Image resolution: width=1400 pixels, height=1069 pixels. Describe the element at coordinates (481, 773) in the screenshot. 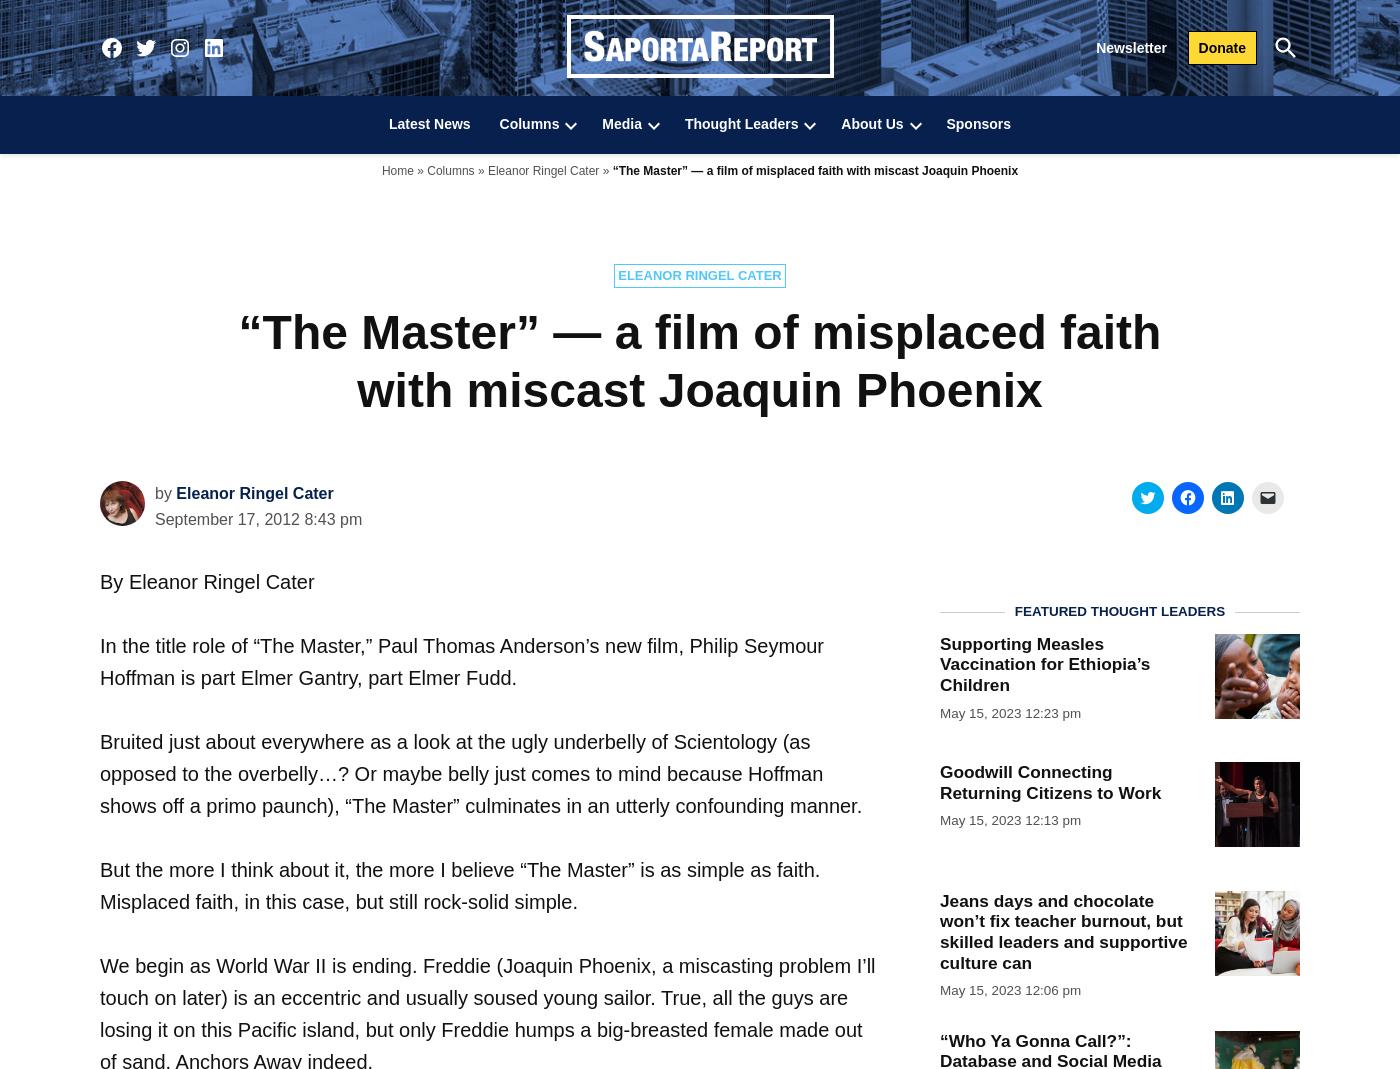

I see `'Bruited just about everywhere as a look at the ugly underbelly of Scientology (as opposed to the overbelly…? Or maybe belly just comes to mind because Hoffman shows off a primo paunch), “The Master” culminates in an utterly confounding manner.'` at that location.